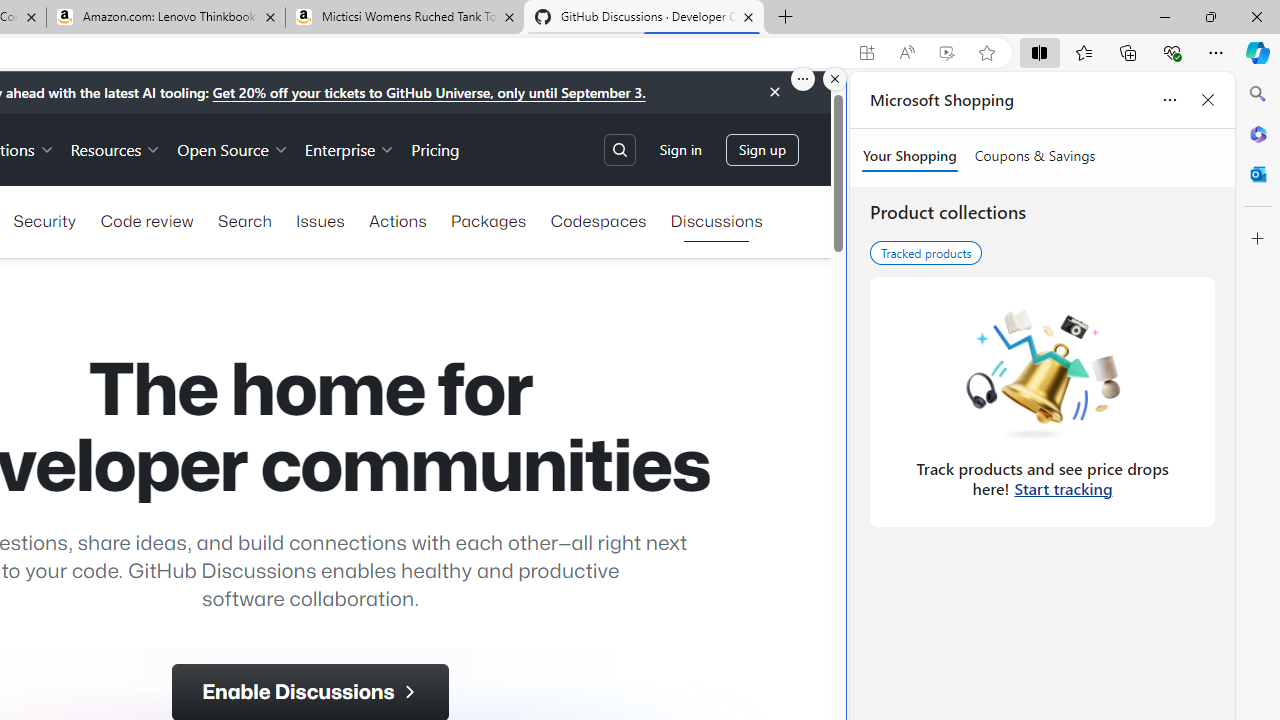  What do you see at coordinates (835, 78) in the screenshot?
I see `'Close split screen.'` at bounding box center [835, 78].